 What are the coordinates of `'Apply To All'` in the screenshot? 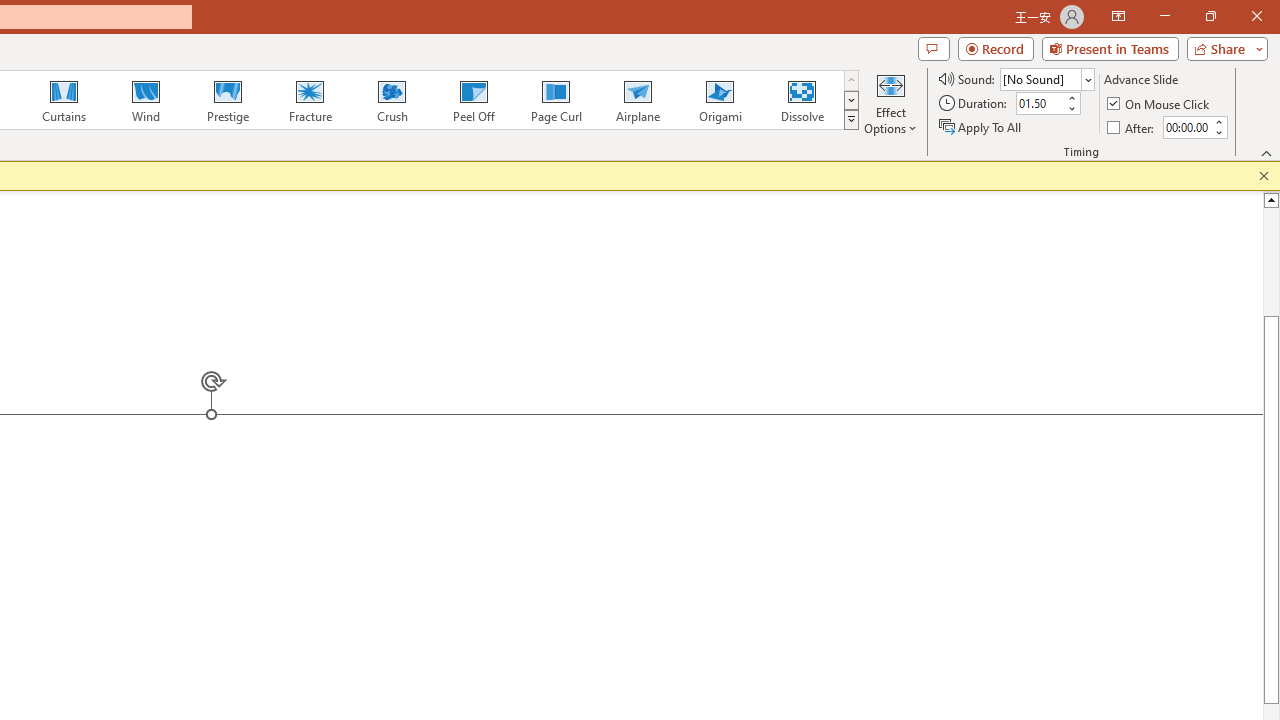 It's located at (981, 127).